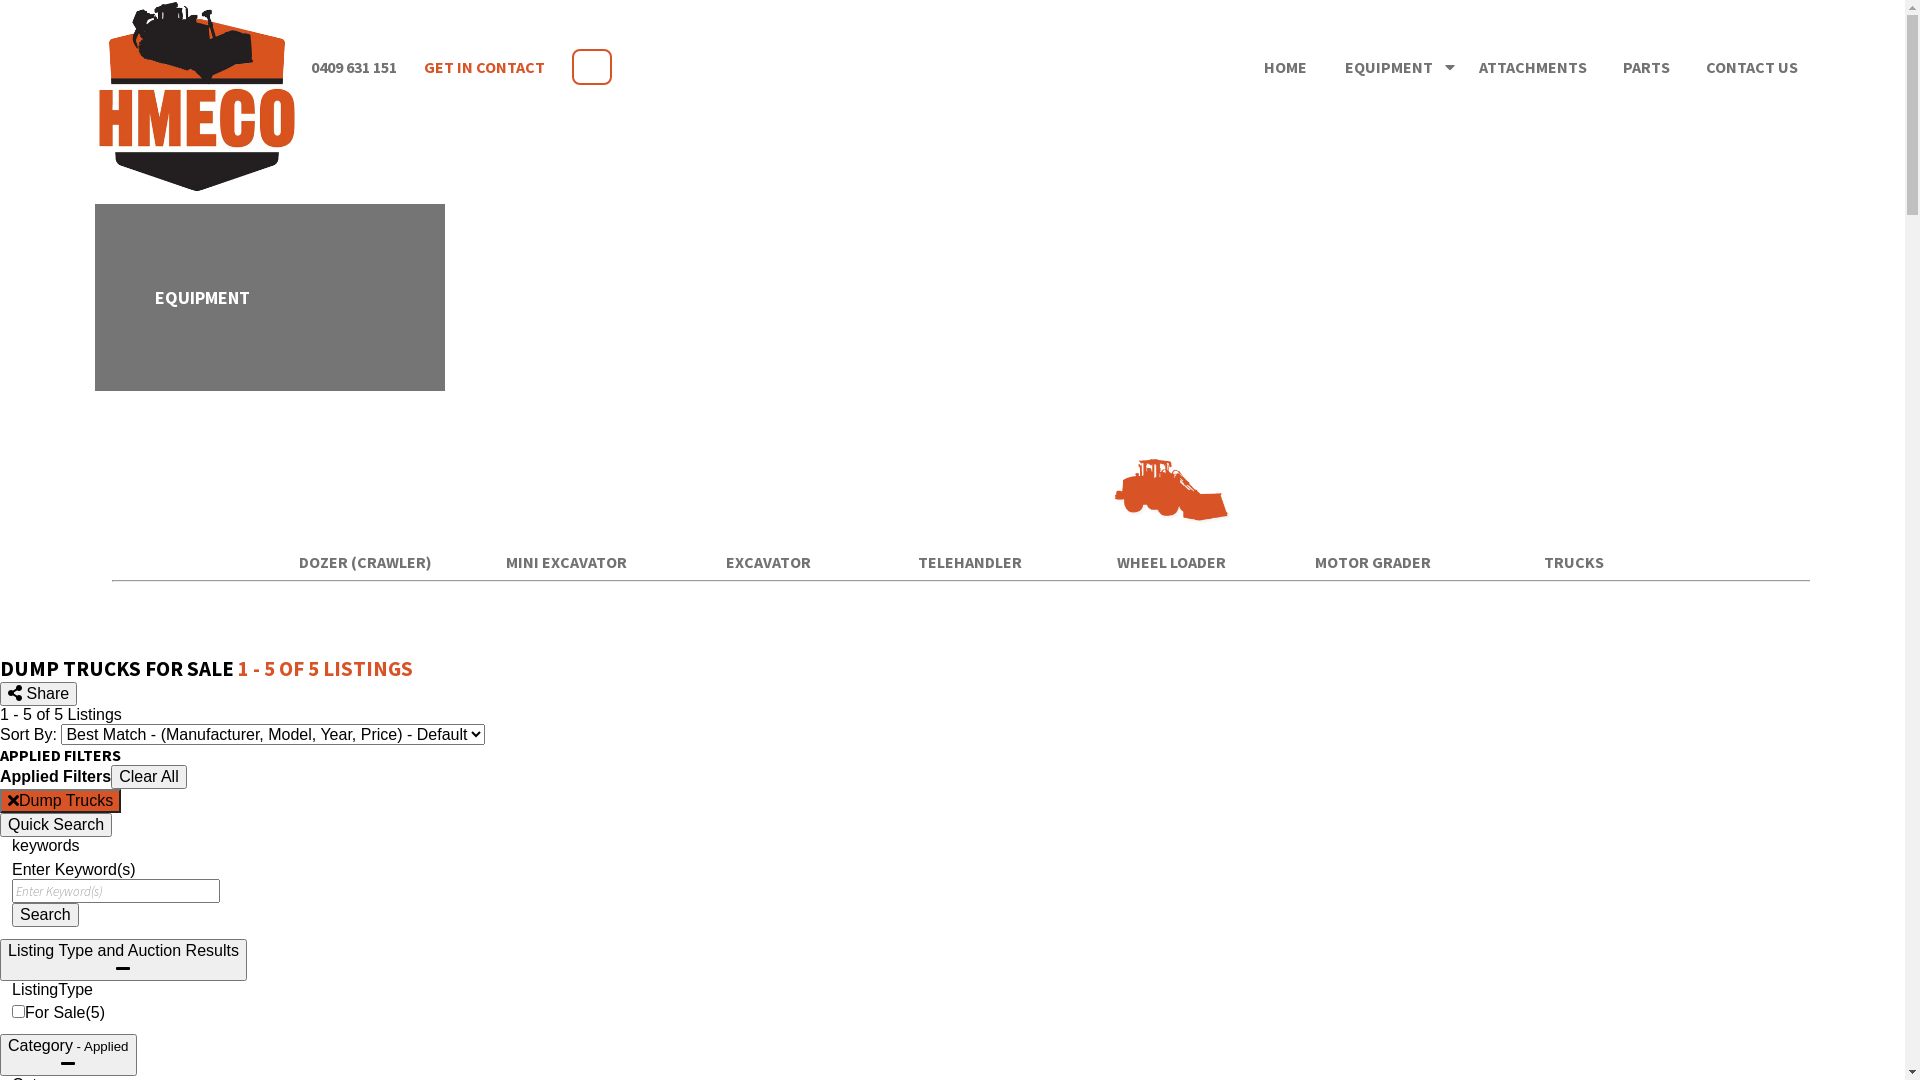 The height and width of the screenshot is (1080, 1920). What do you see at coordinates (1171, 562) in the screenshot?
I see `'WHEEL LOADER'` at bounding box center [1171, 562].